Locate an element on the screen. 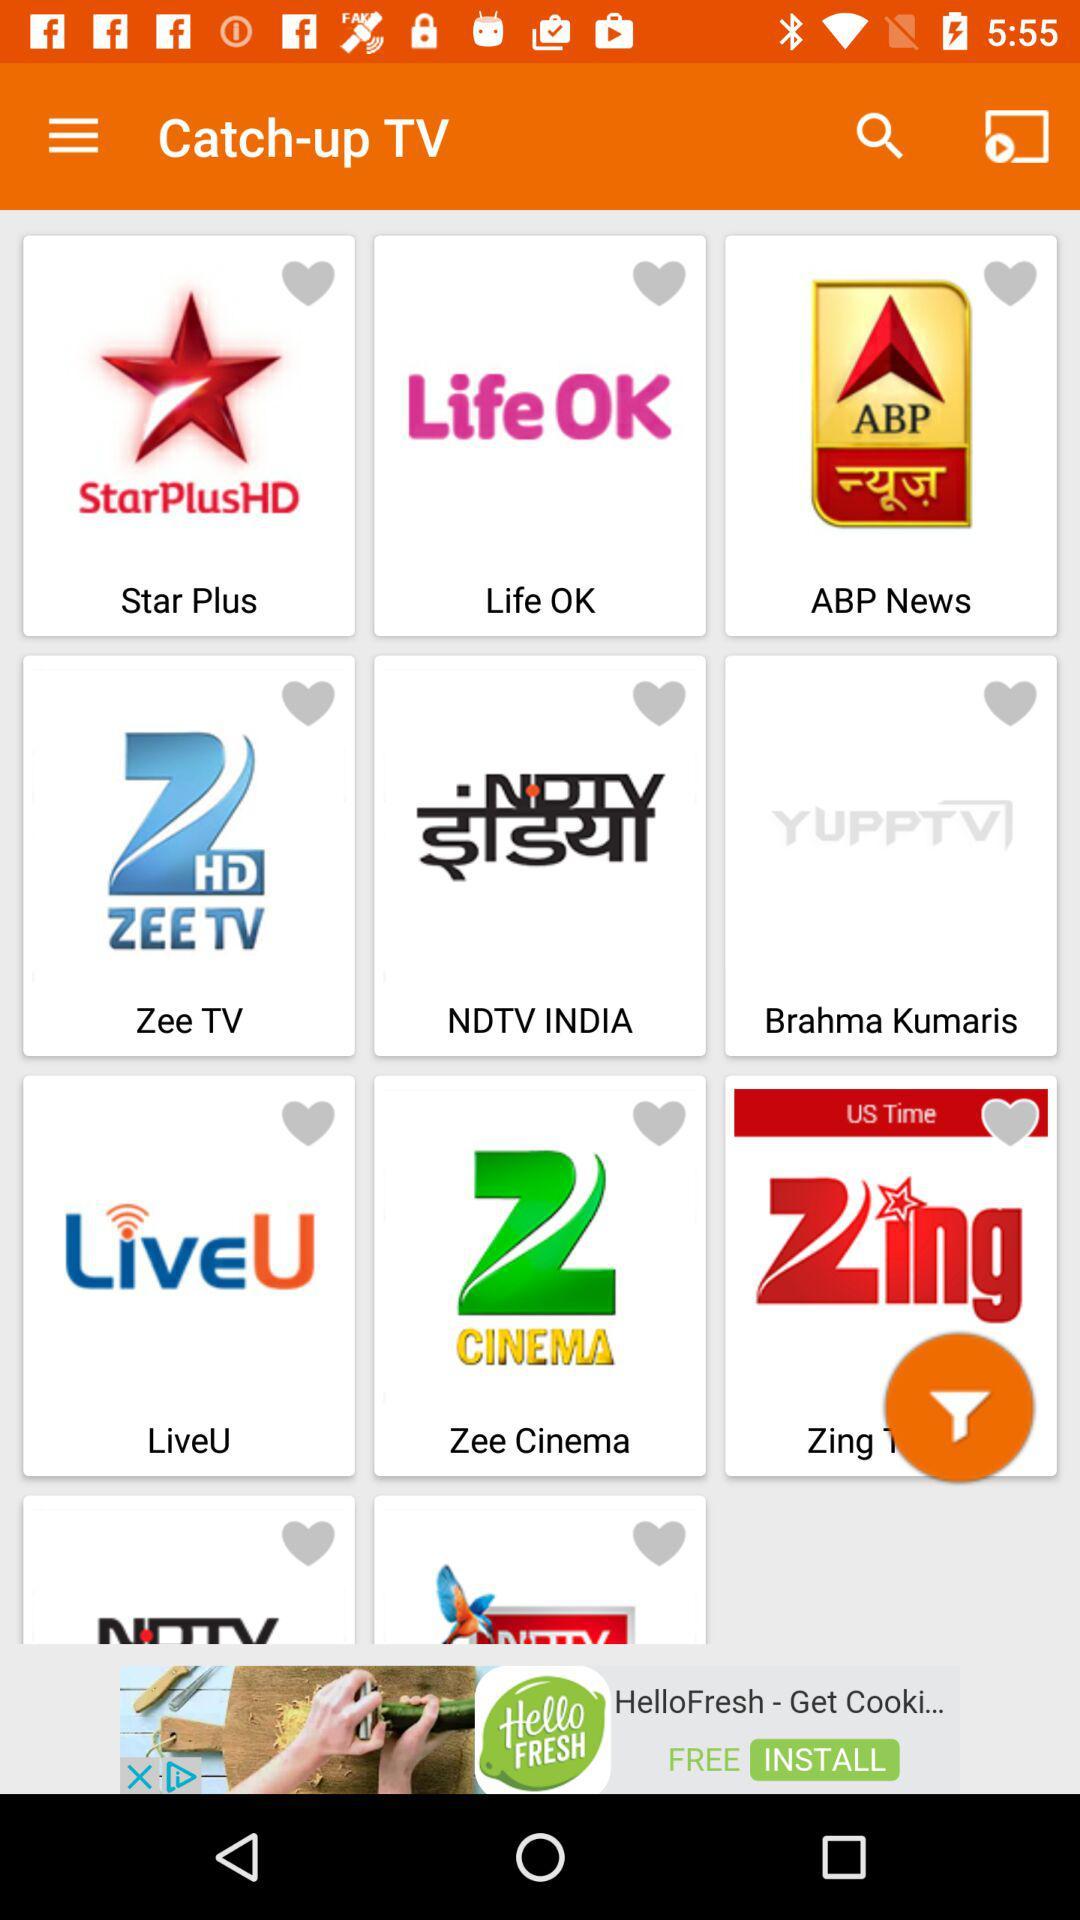 The width and height of the screenshot is (1080, 1920). filter button is located at coordinates (958, 1406).